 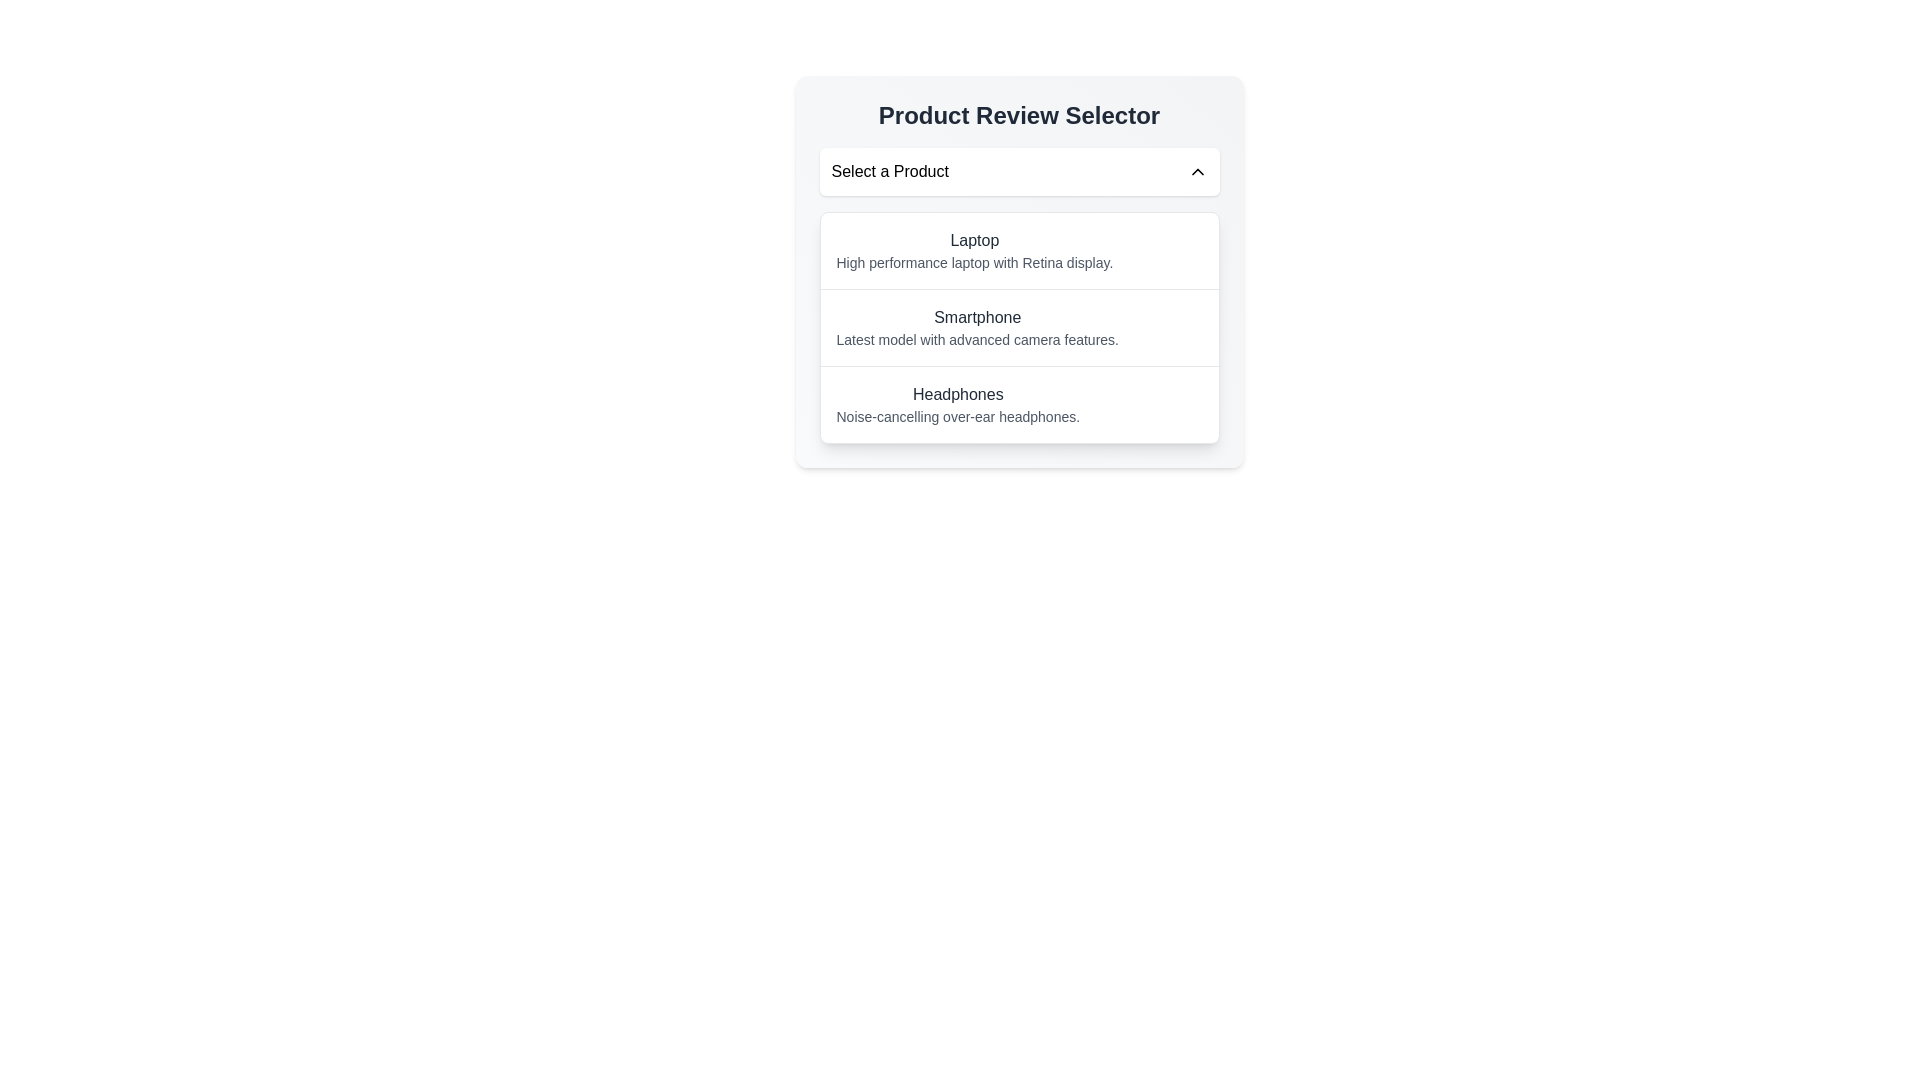 What do you see at coordinates (977, 338) in the screenshot?
I see `the text snippet reading 'Latest model with advanced camera features.' located in the 'Smartphone' section of the dropdown list` at bounding box center [977, 338].